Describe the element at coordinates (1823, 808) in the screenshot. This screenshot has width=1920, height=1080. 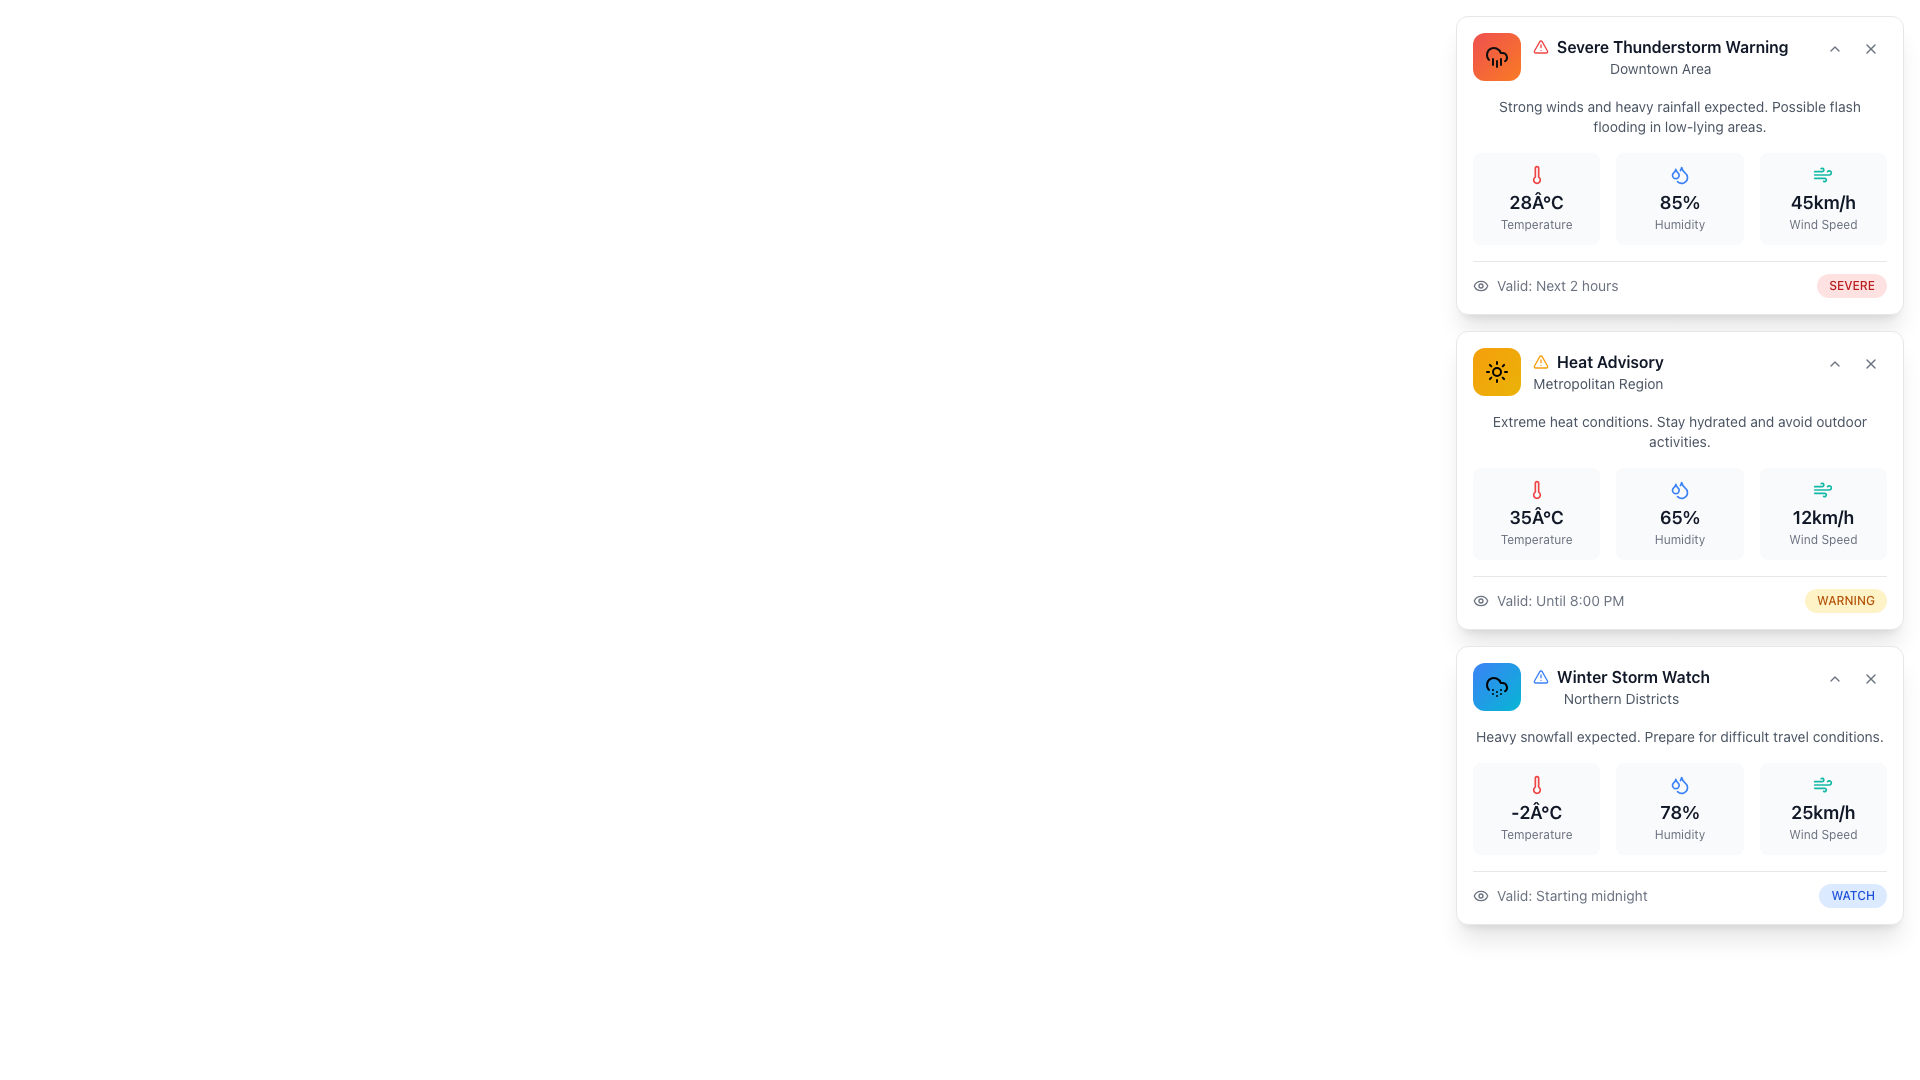
I see `the wind speed informational card displaying '25km/h' in the 'Winter Storm Watch' section for further details` at that location.